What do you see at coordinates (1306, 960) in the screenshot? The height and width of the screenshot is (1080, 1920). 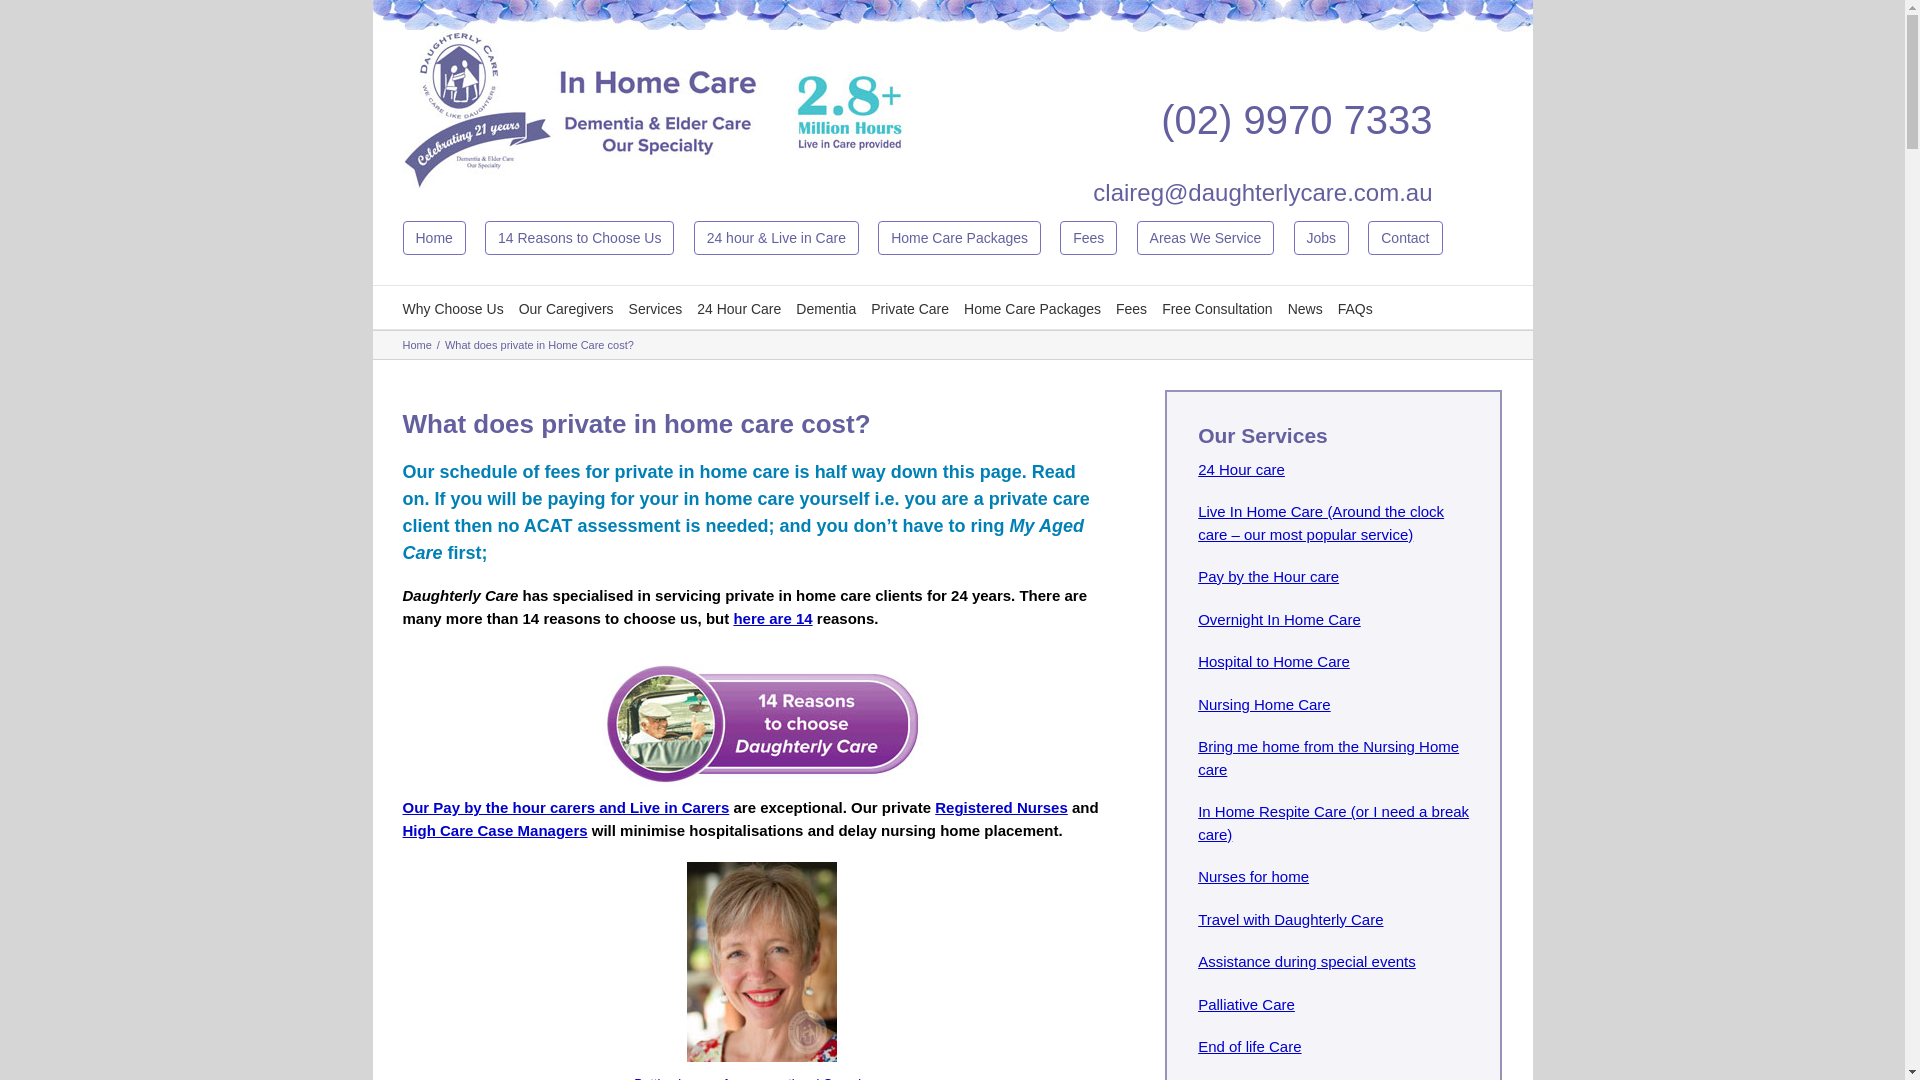 I see `'Assistance during special events'` at bounding box center [1306, 960].